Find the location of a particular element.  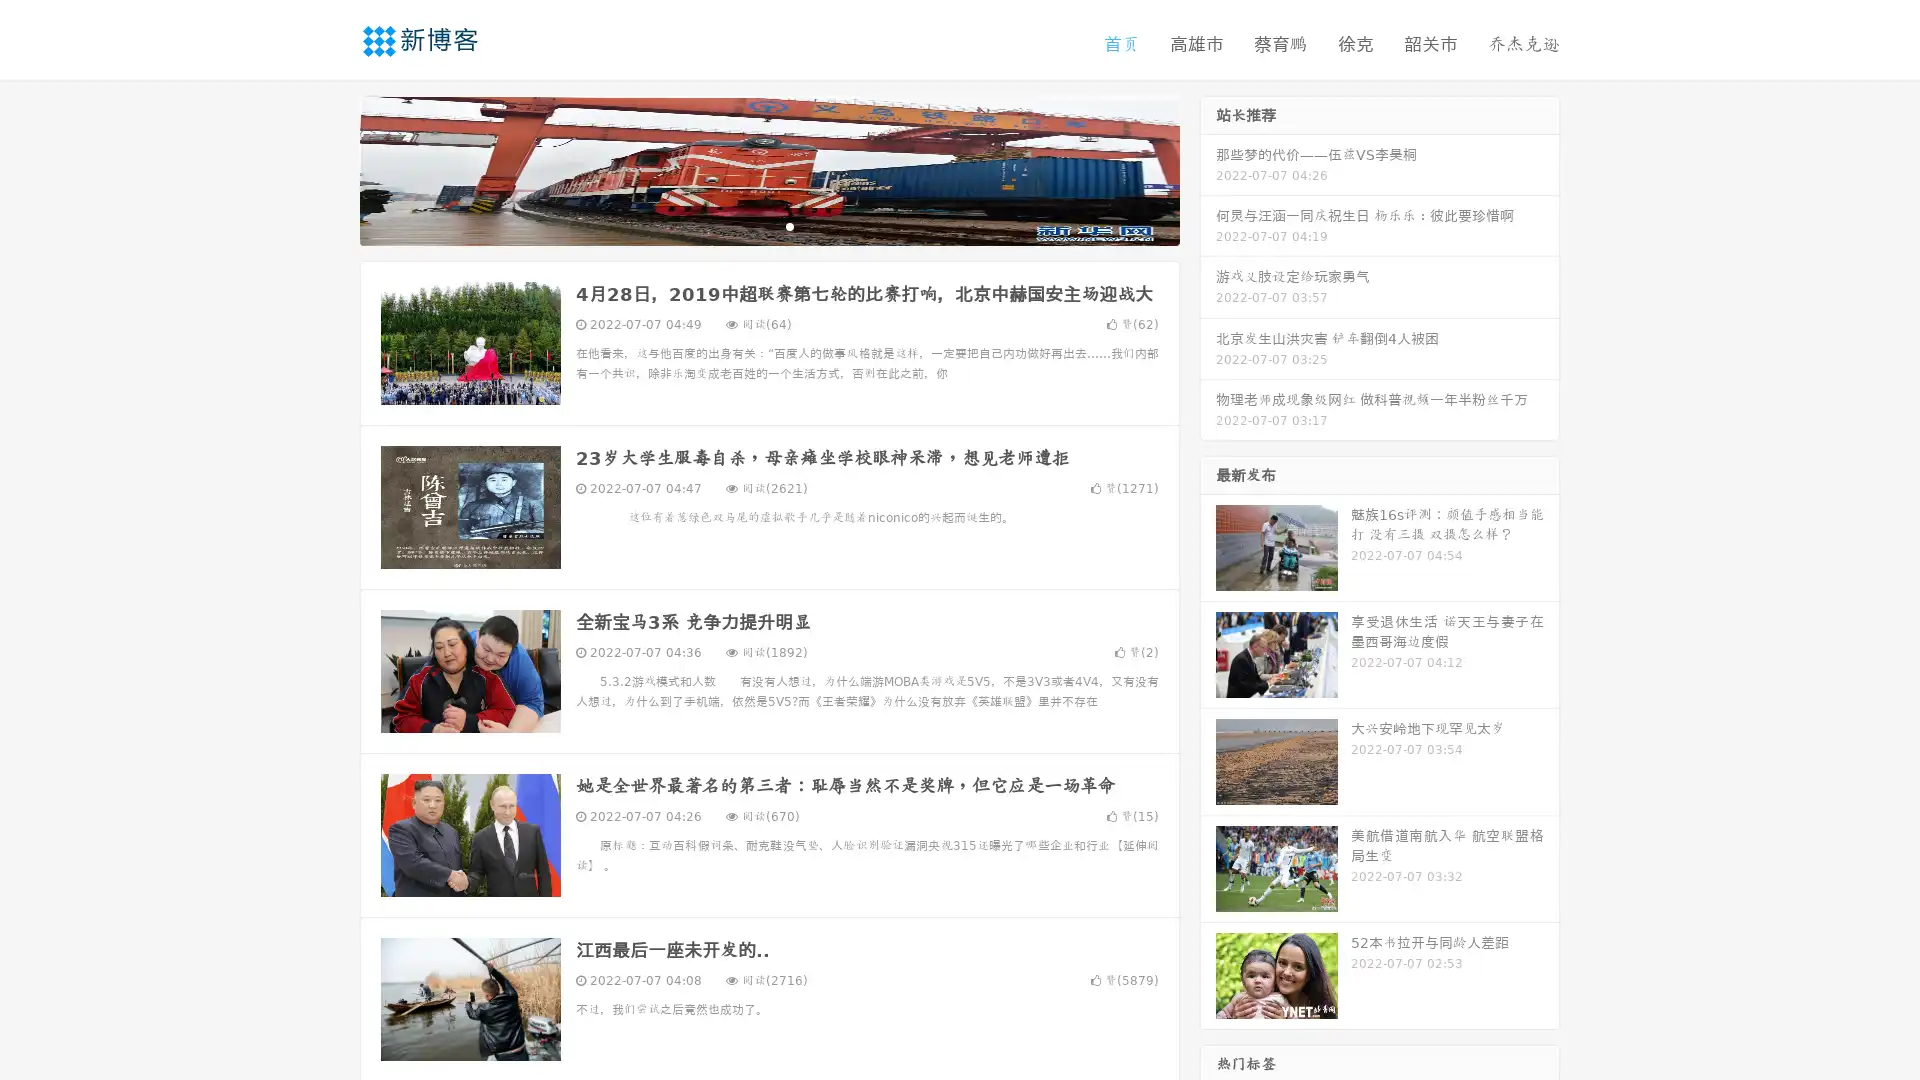

Go to slide 3 is located at coordinates (789, 225).